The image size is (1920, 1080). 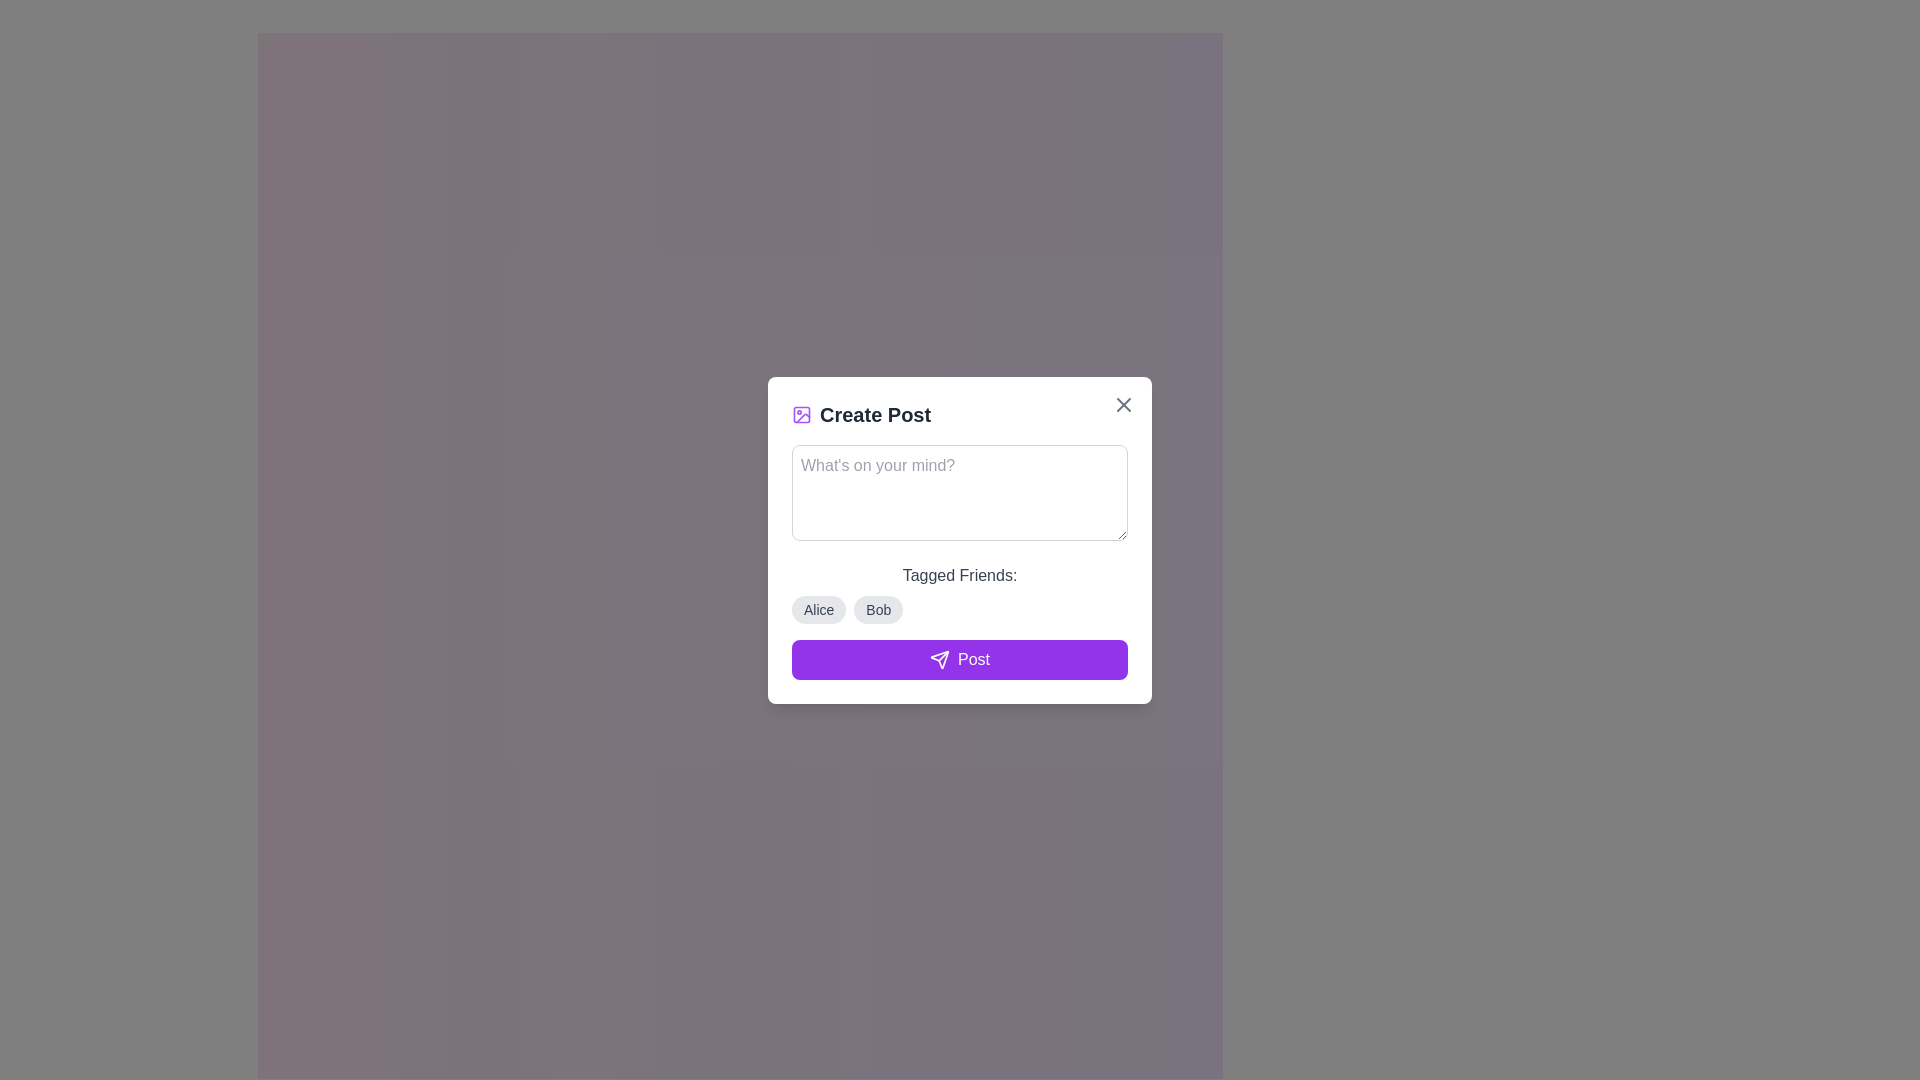 What do you see at coordinates (1123, 404) in the screenshot?
I see `the diagonal cross ('X') of the close button located at the top-right corner of the modal interface` at bounding box center [1123, 404].